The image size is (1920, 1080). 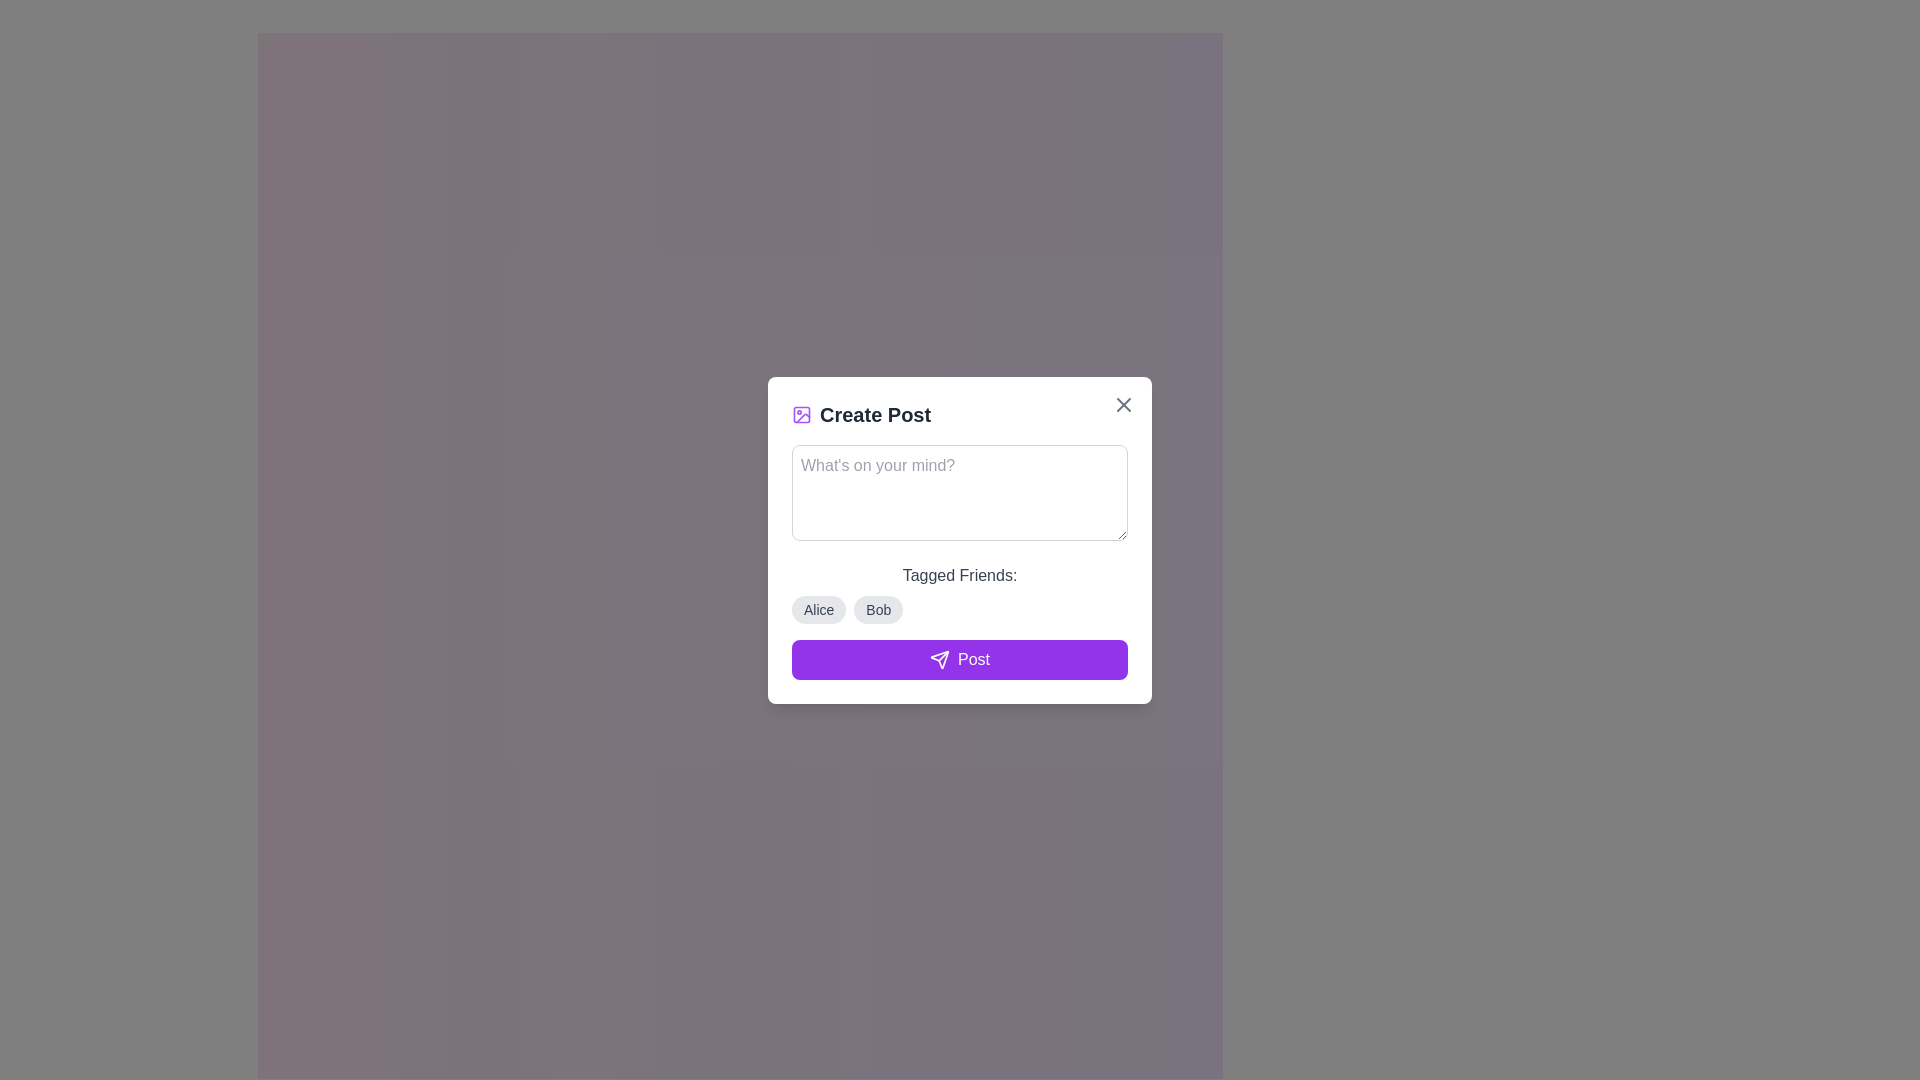 What do you see at coordinates (1123, 404) in the screenshot?
I see `the diagonal cross ('X') of the close button located at the top-right corner of the modal interface` at bounding box center [1123, 404].